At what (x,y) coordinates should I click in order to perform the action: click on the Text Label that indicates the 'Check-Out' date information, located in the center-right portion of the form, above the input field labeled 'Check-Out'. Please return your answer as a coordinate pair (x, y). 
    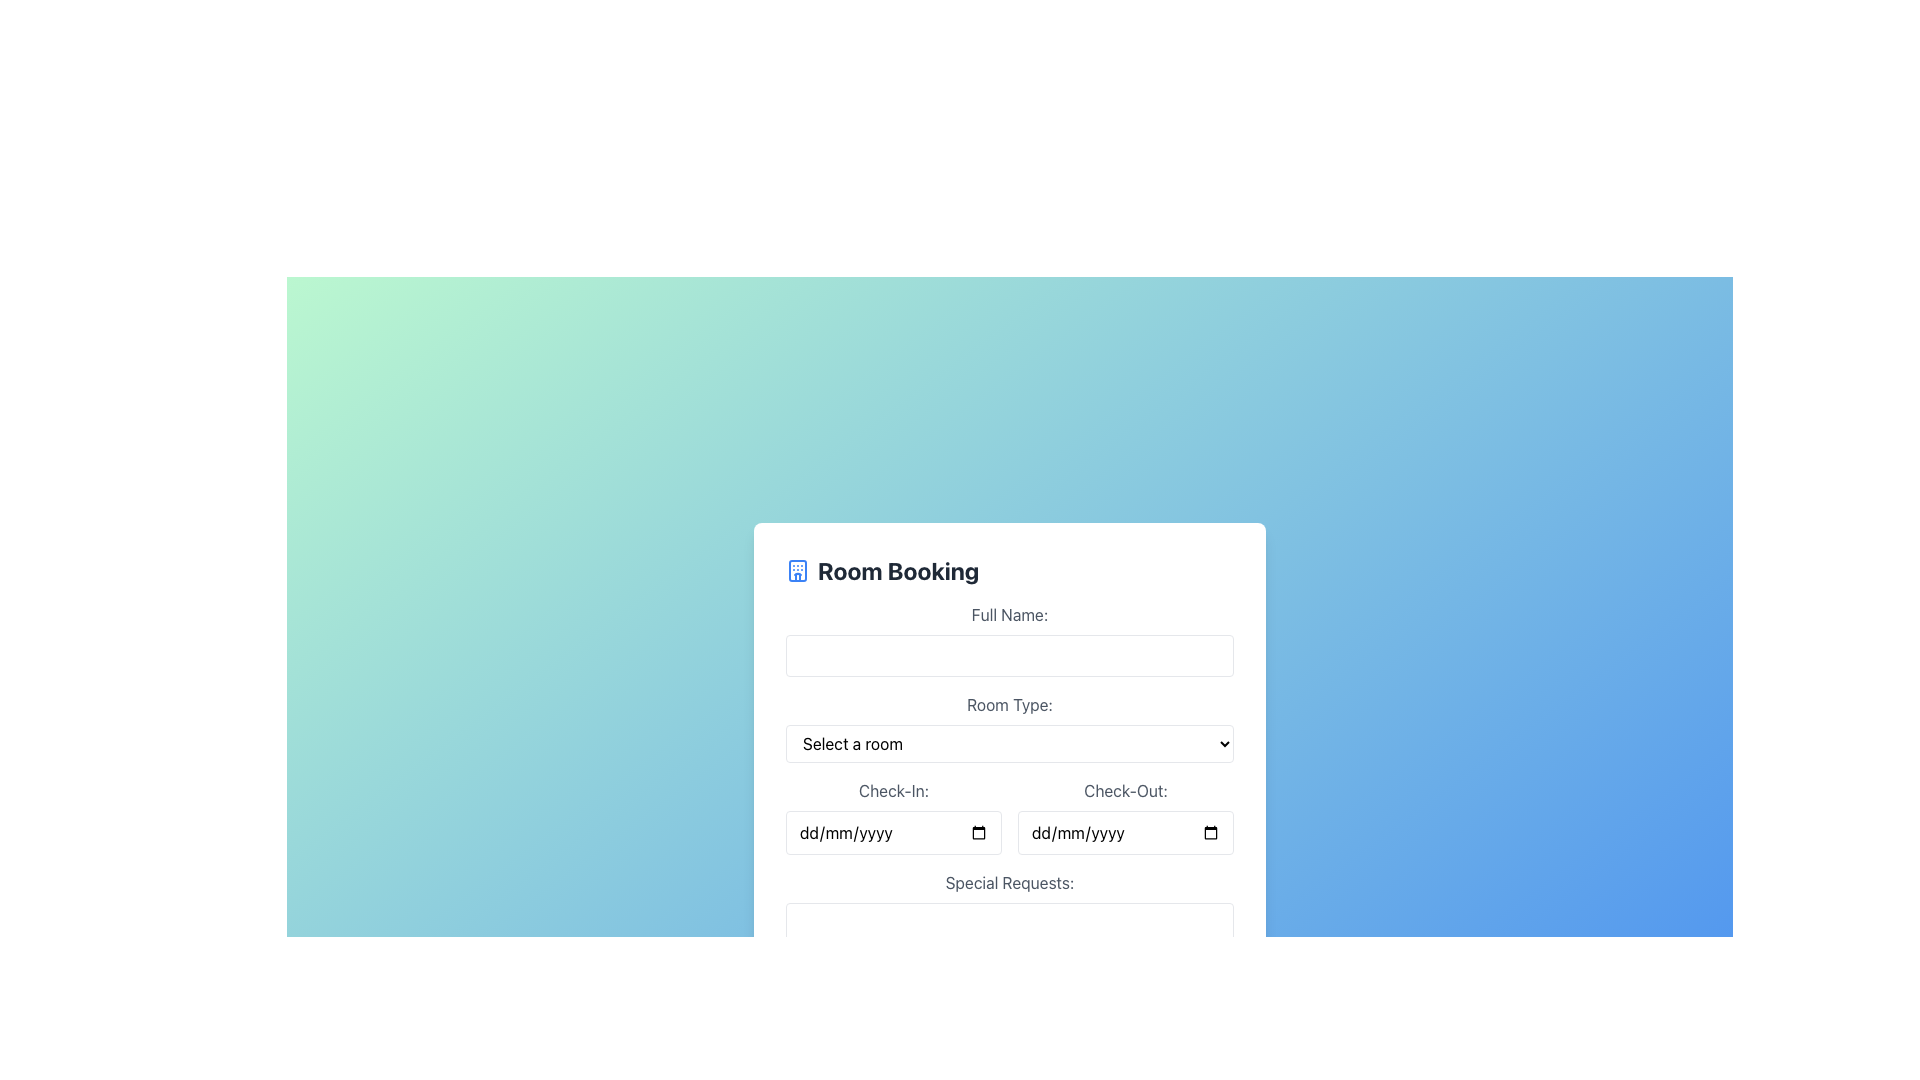
    Looking at the image, I should click on (1126, 789).